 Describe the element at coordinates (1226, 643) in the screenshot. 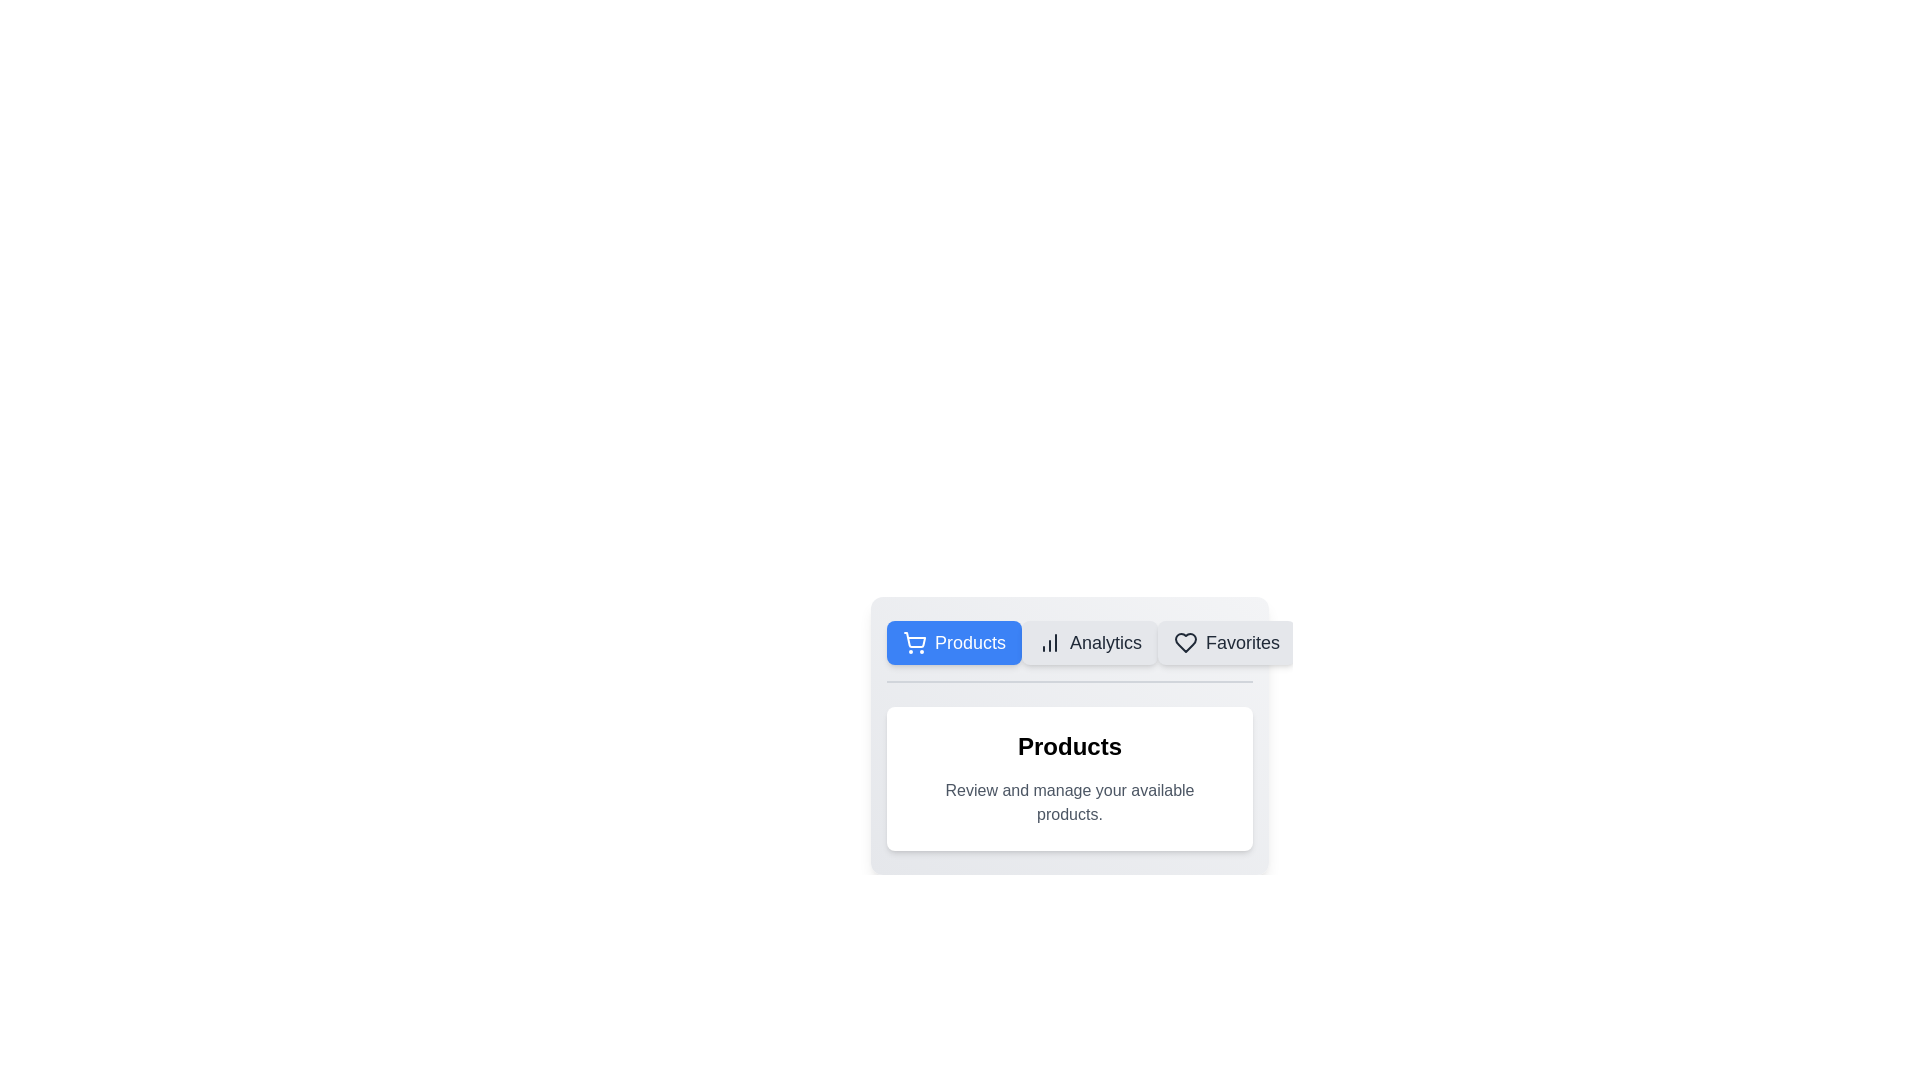

I see `the 'Favorites' button, which is the third button in a row of three buttons` at that location.